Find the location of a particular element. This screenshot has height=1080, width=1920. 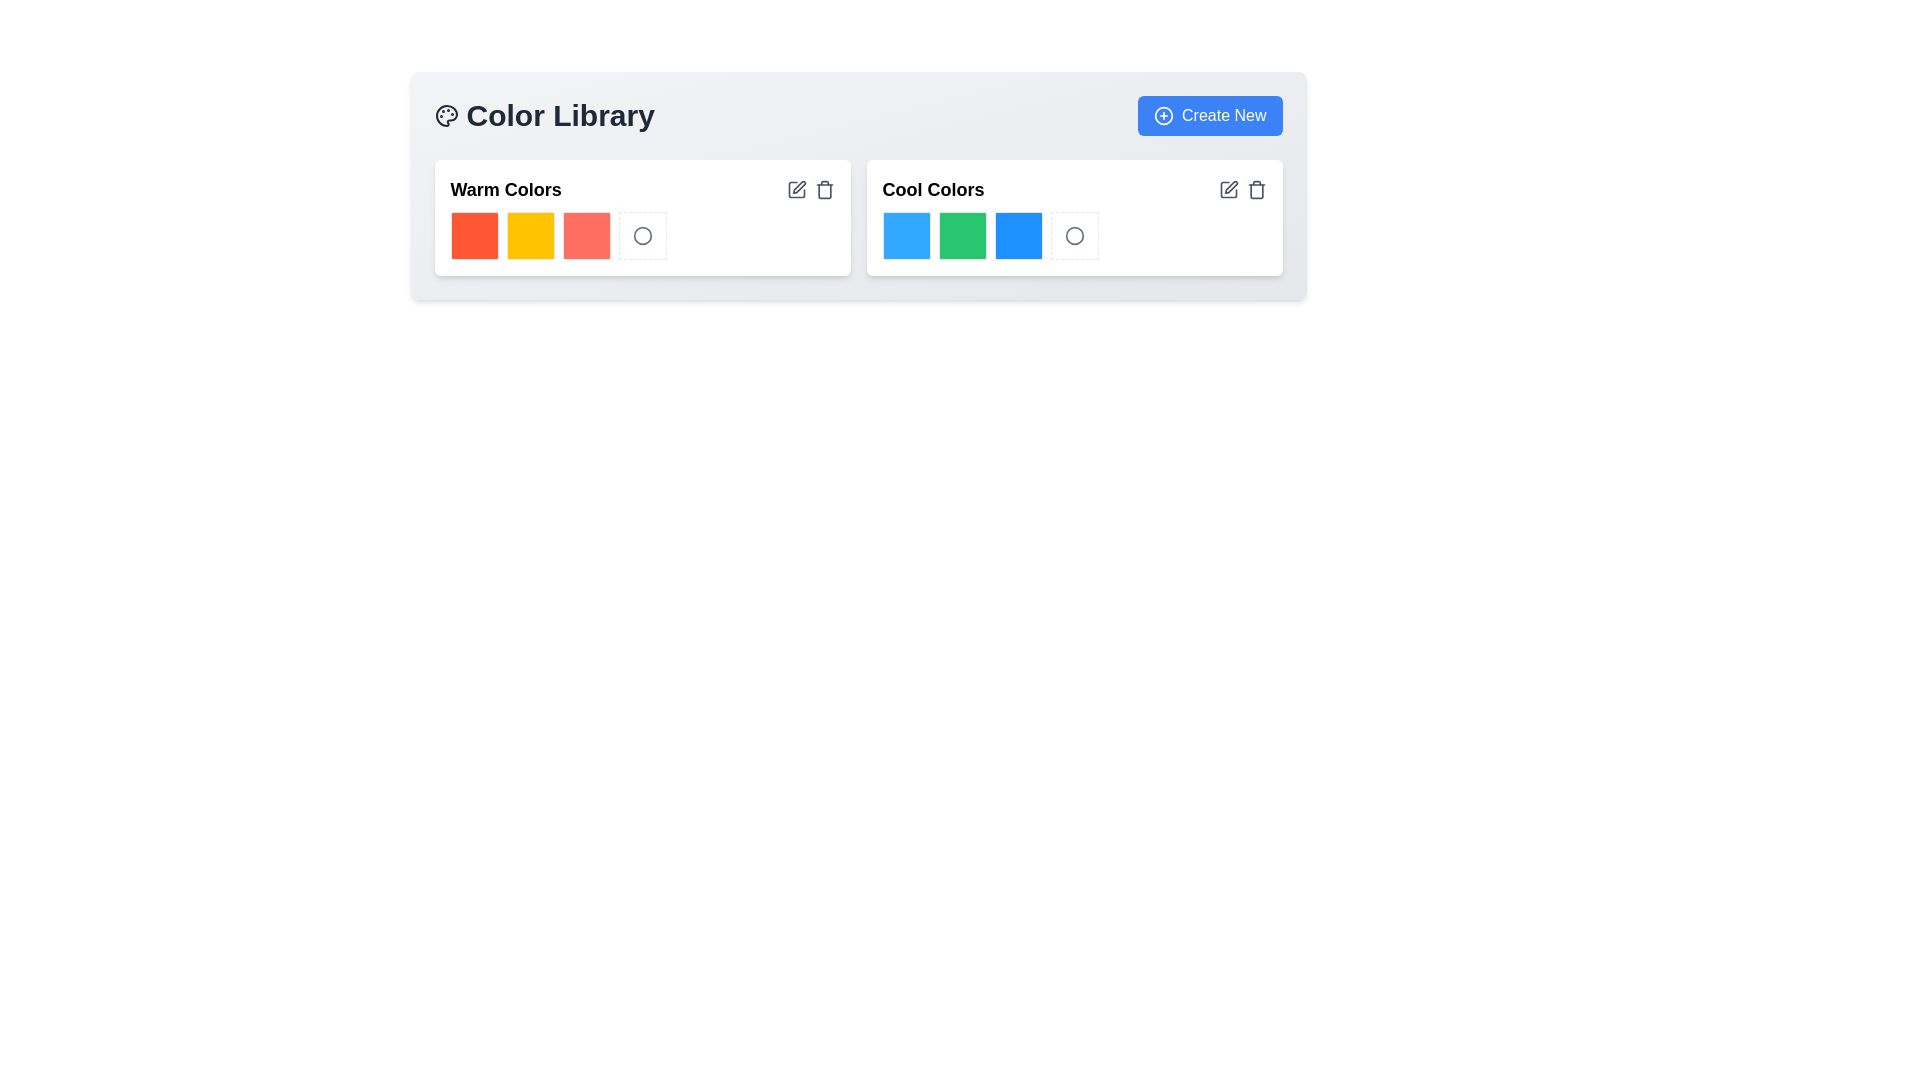

the descriptive text label located in the upper-left corner of the right-hand group of a horizontally split layout, which serves as a label for the associated color palette is located at coordinates (932, 189).